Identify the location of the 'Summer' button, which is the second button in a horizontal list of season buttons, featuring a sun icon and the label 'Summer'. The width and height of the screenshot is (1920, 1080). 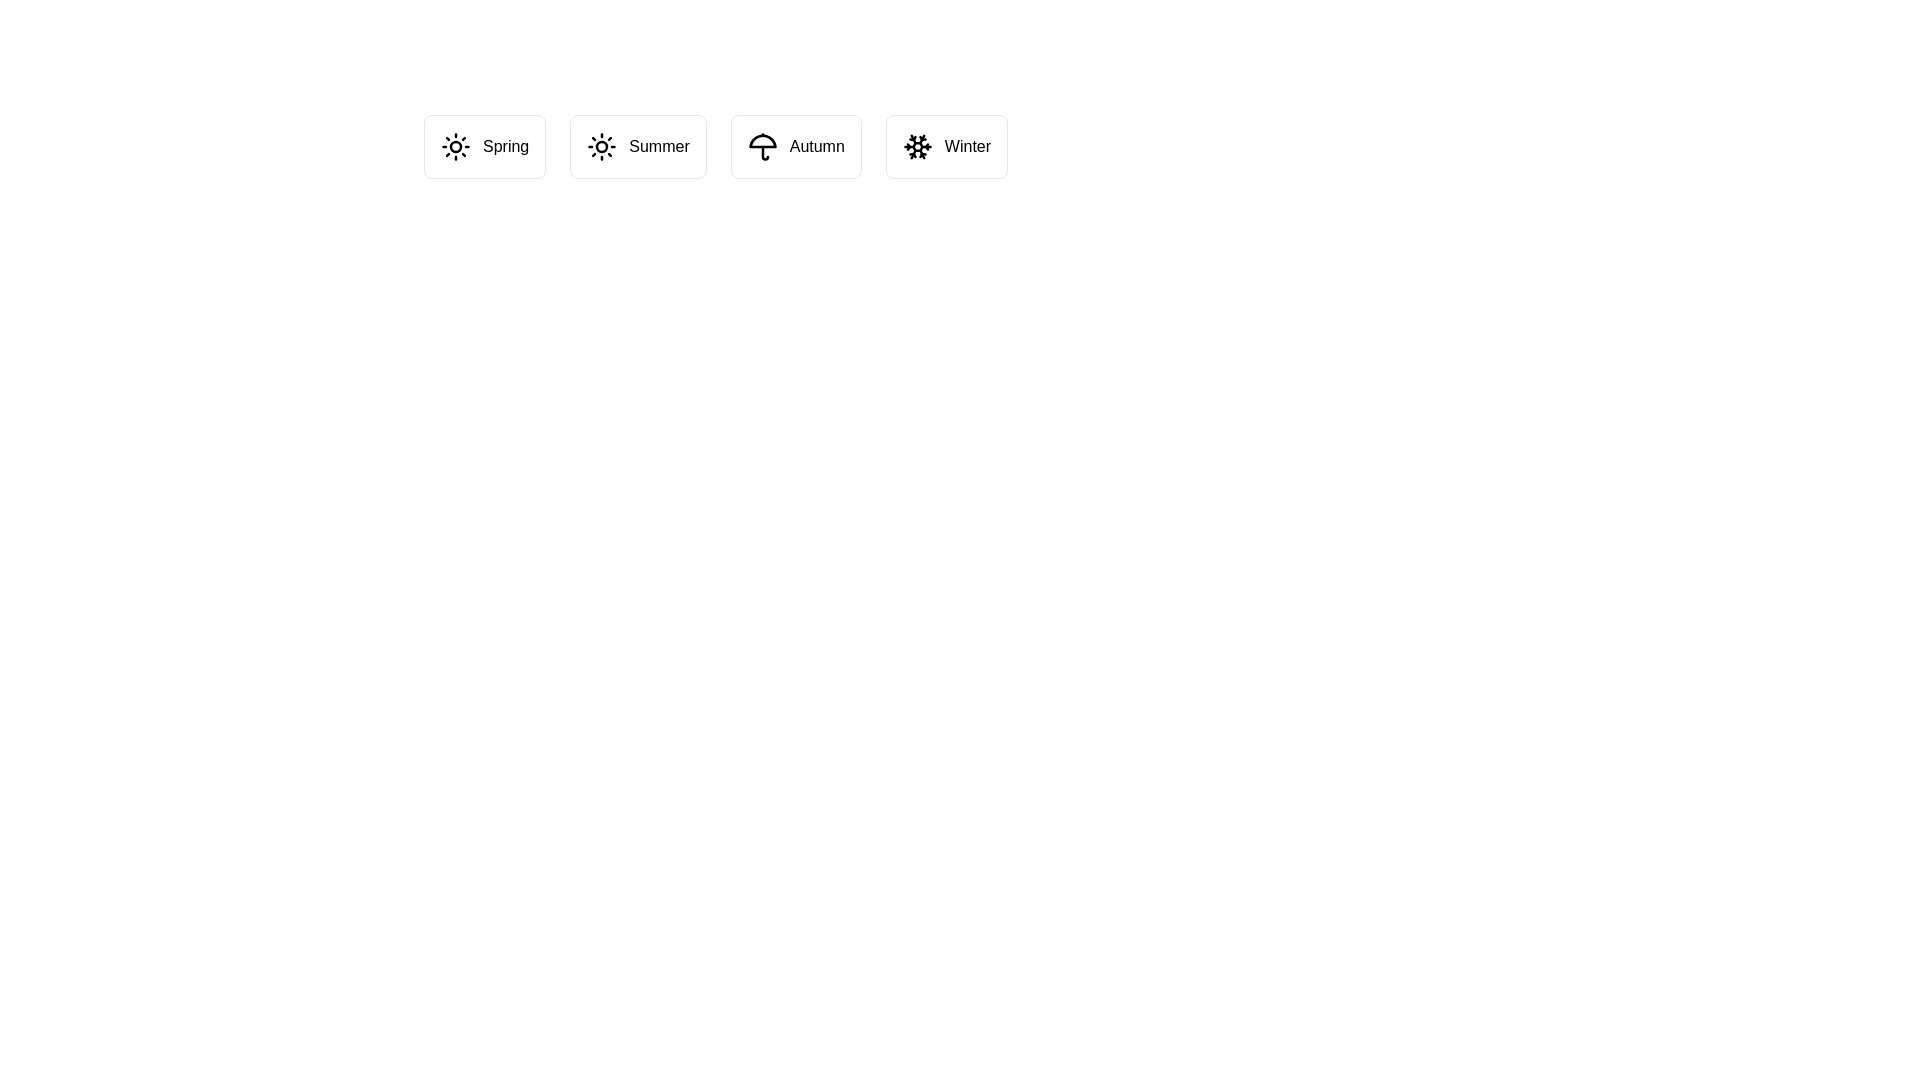
(637, 145).